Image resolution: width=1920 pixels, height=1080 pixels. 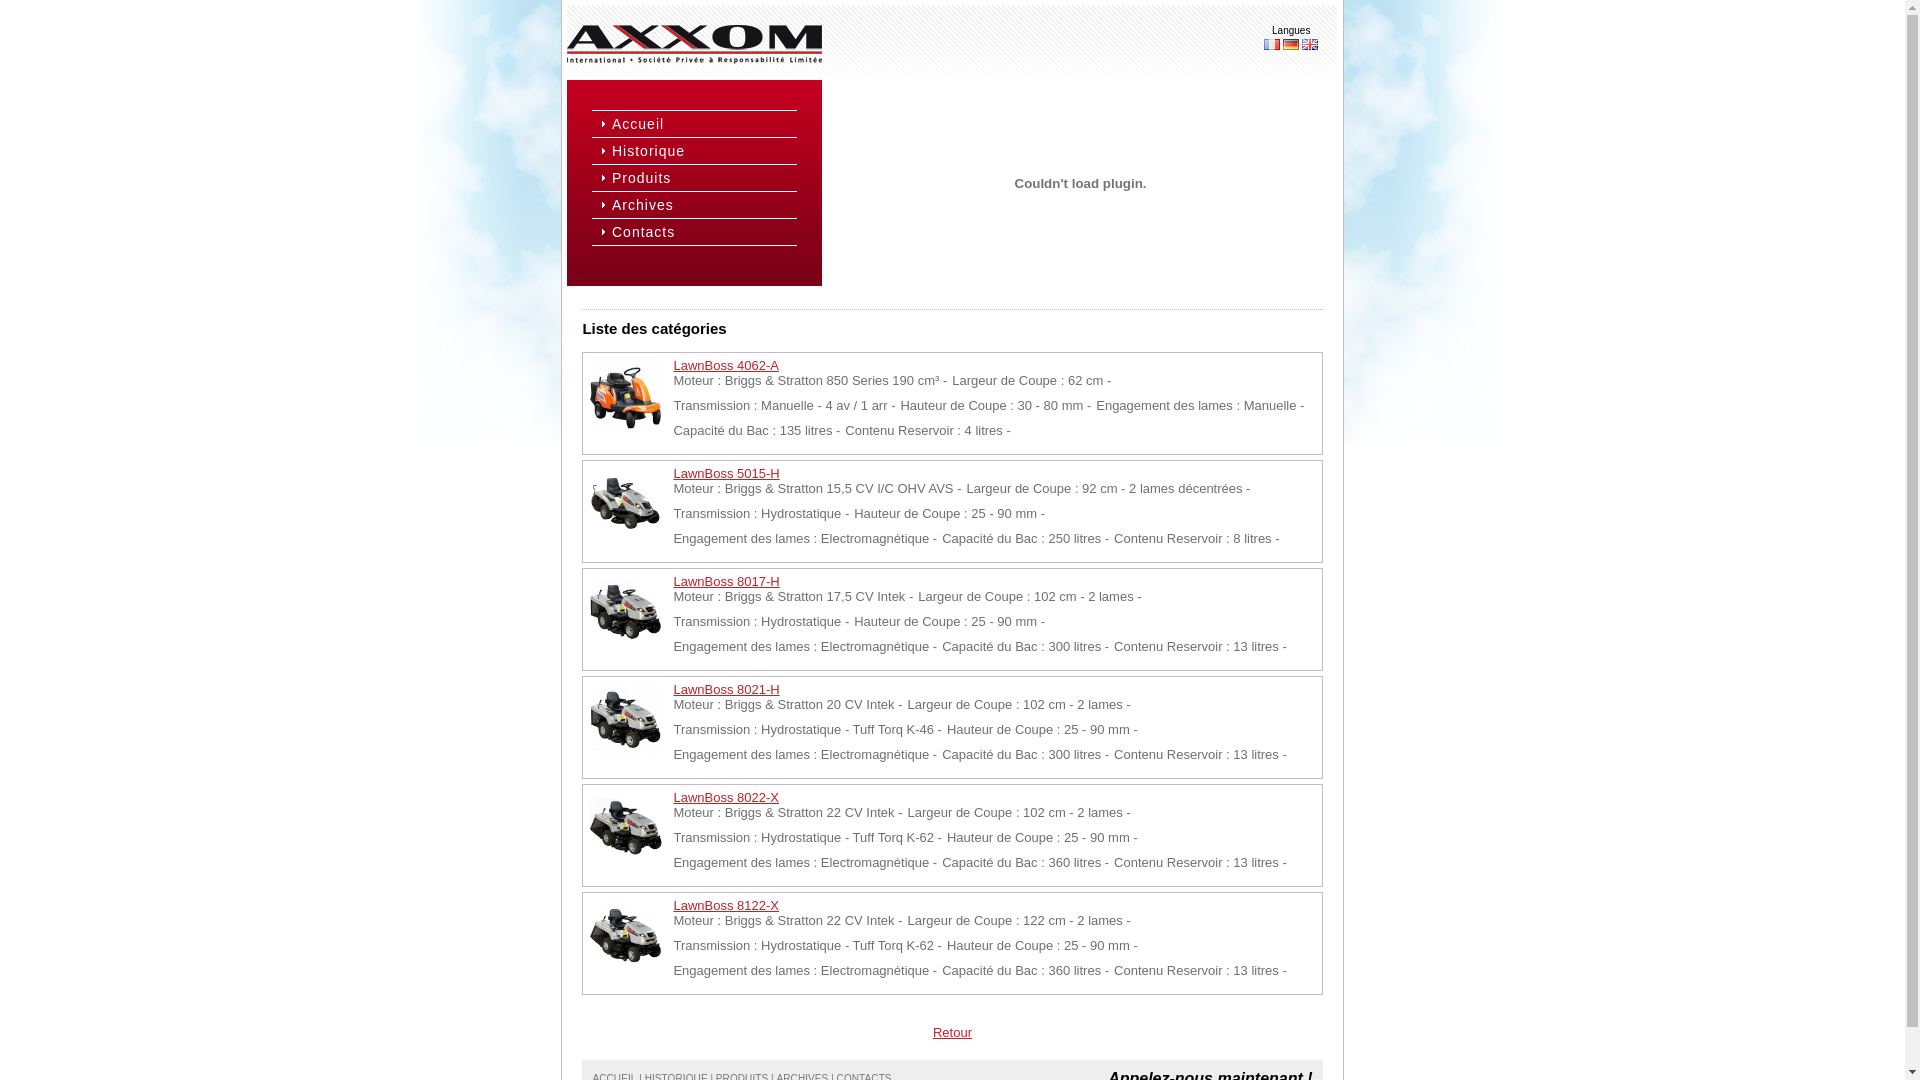 I want to click on 'Produits', so click(x=702, y=176).